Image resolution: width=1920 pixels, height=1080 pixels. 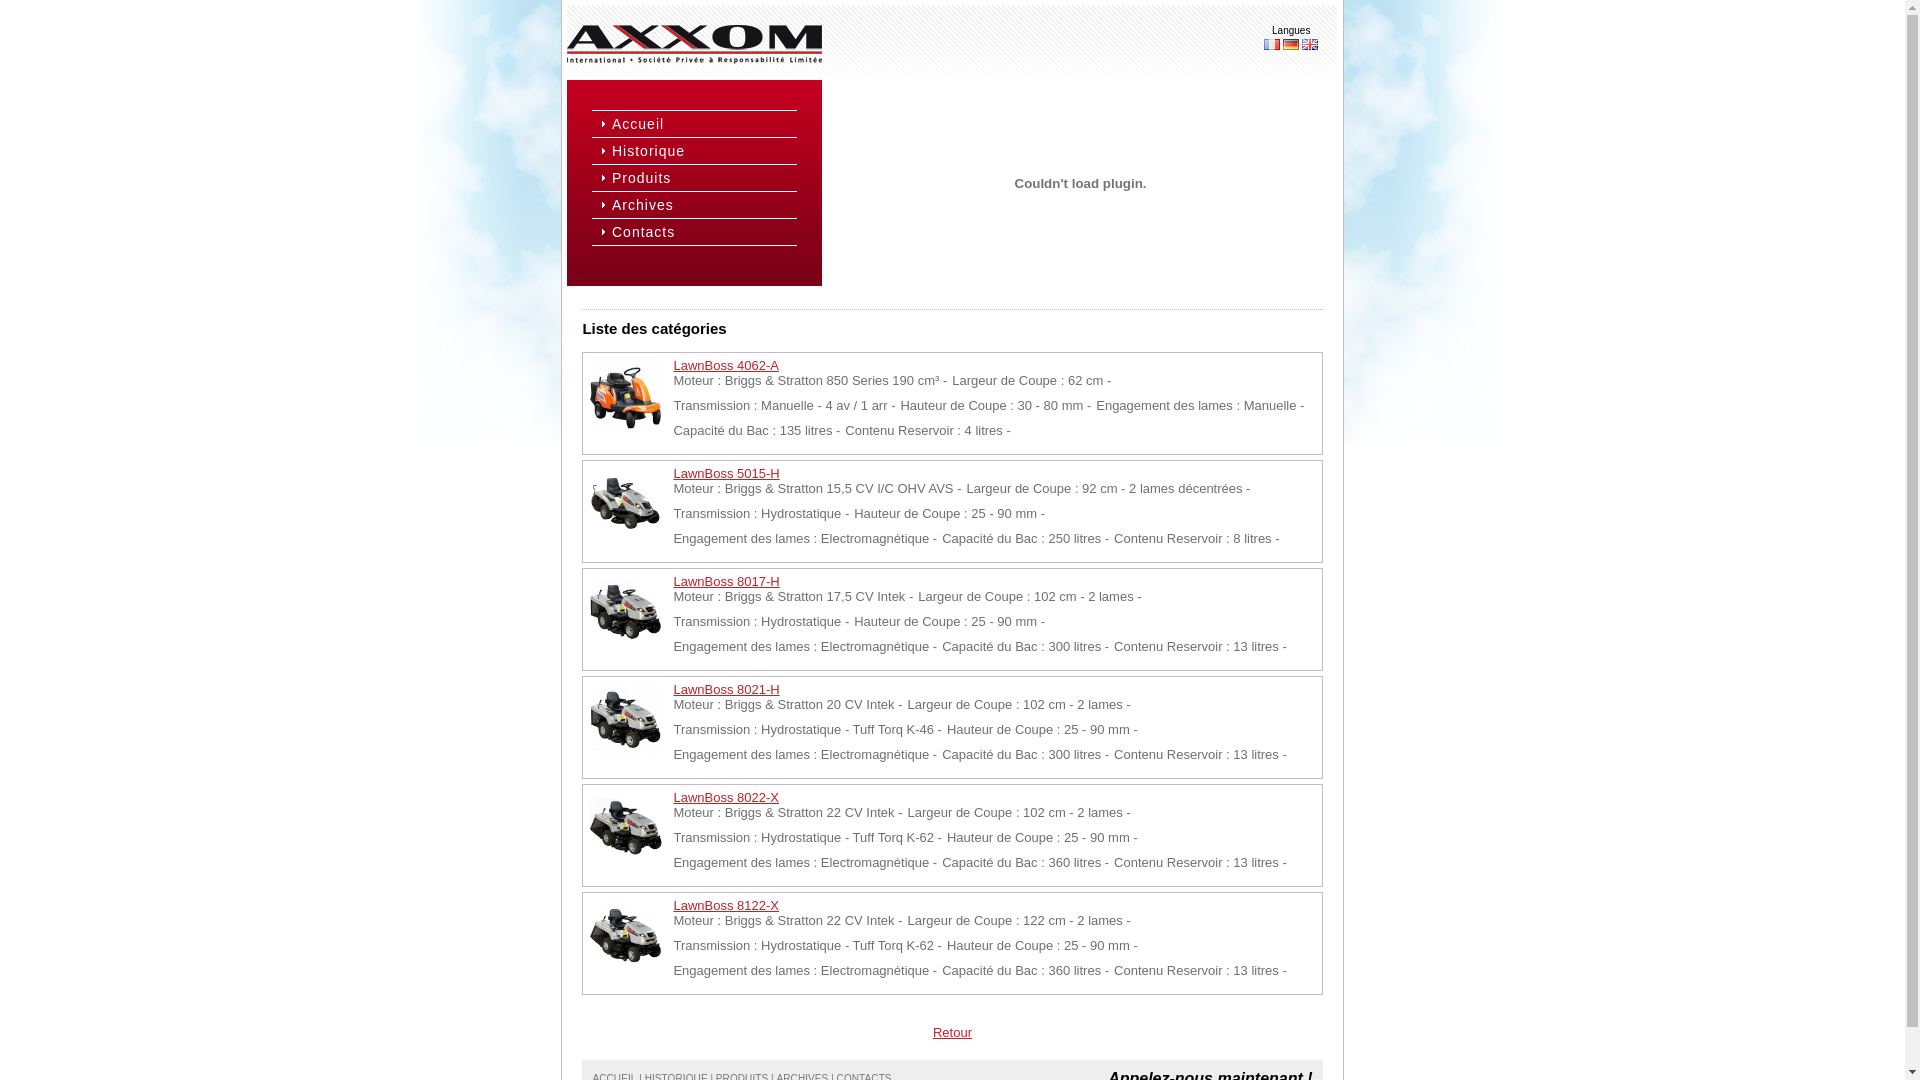 I want to click on 'Produits', so click(x=702, y=176).